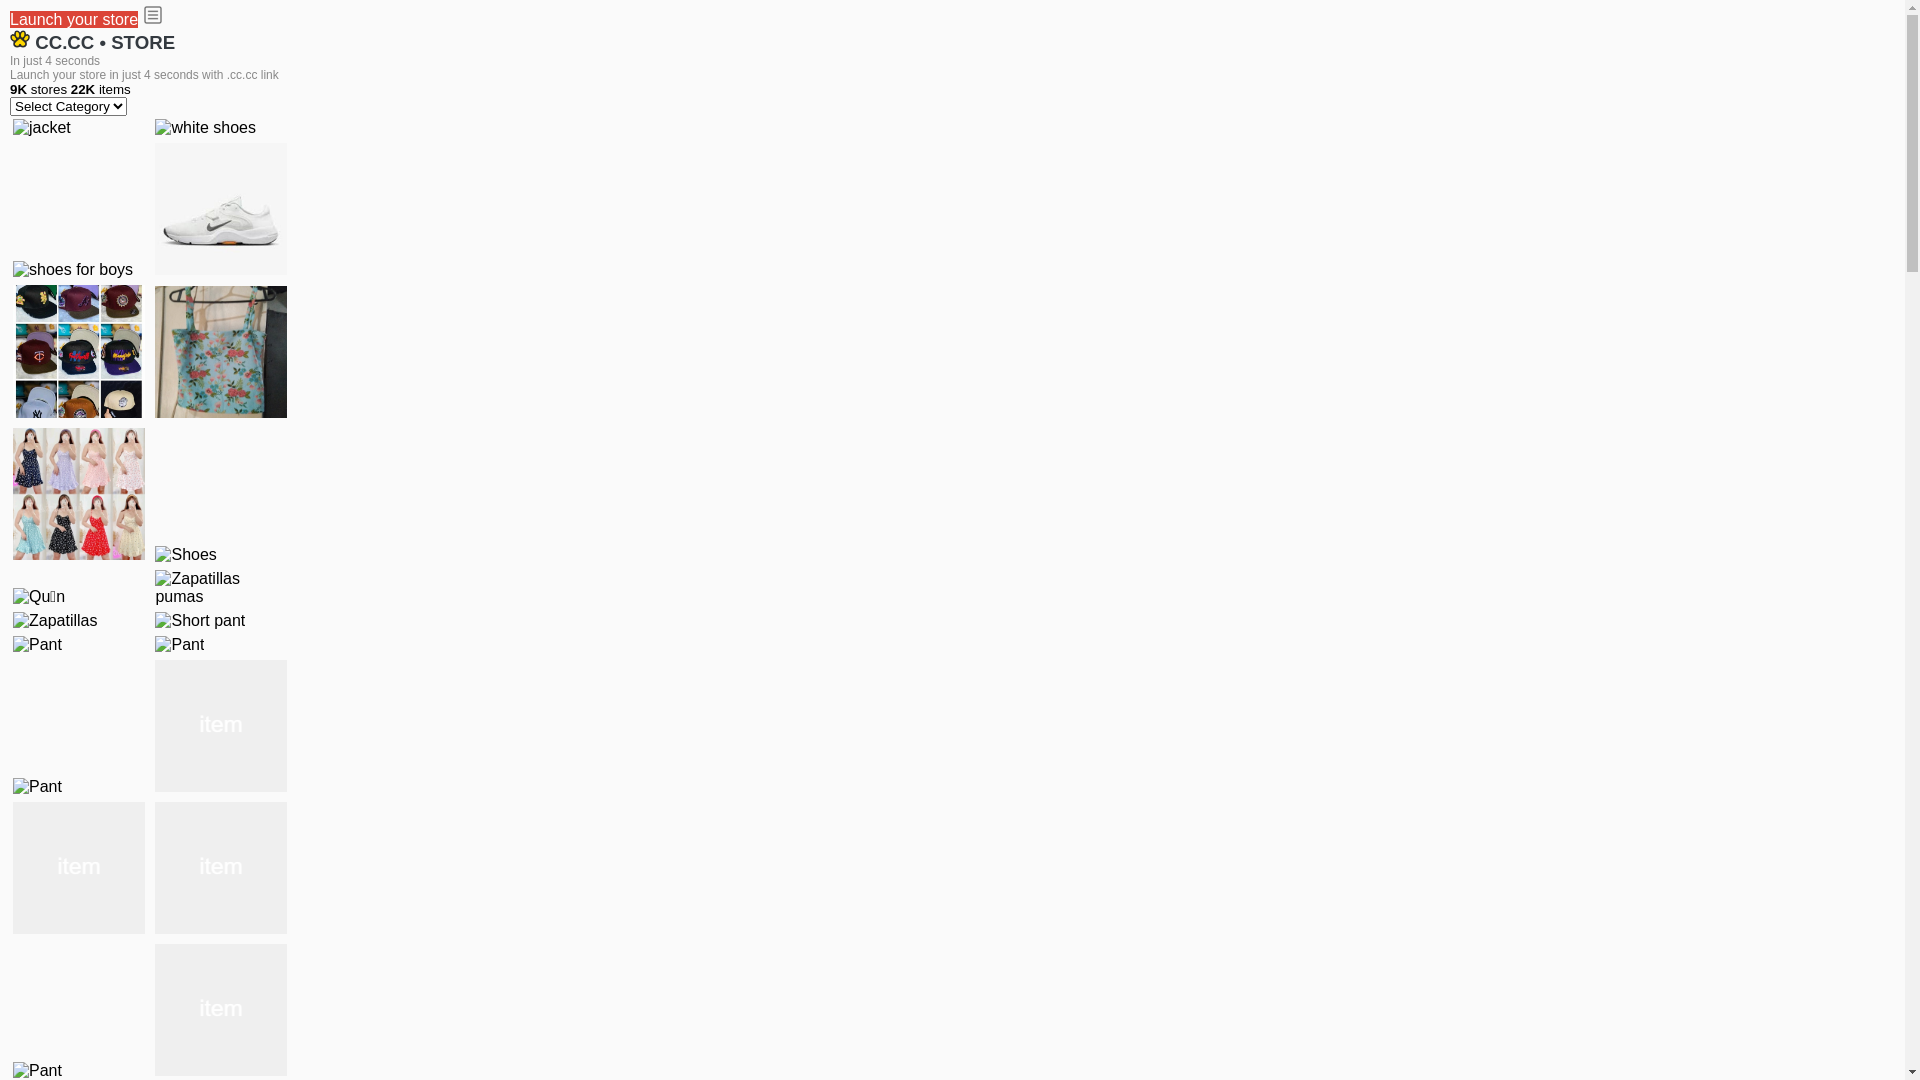 Image resolution: width=1920 pixels, height=1080 pixels. Describe the element at coordinates (220, 350) in the screenshot. I see `'Ukay cloth'` at that location.